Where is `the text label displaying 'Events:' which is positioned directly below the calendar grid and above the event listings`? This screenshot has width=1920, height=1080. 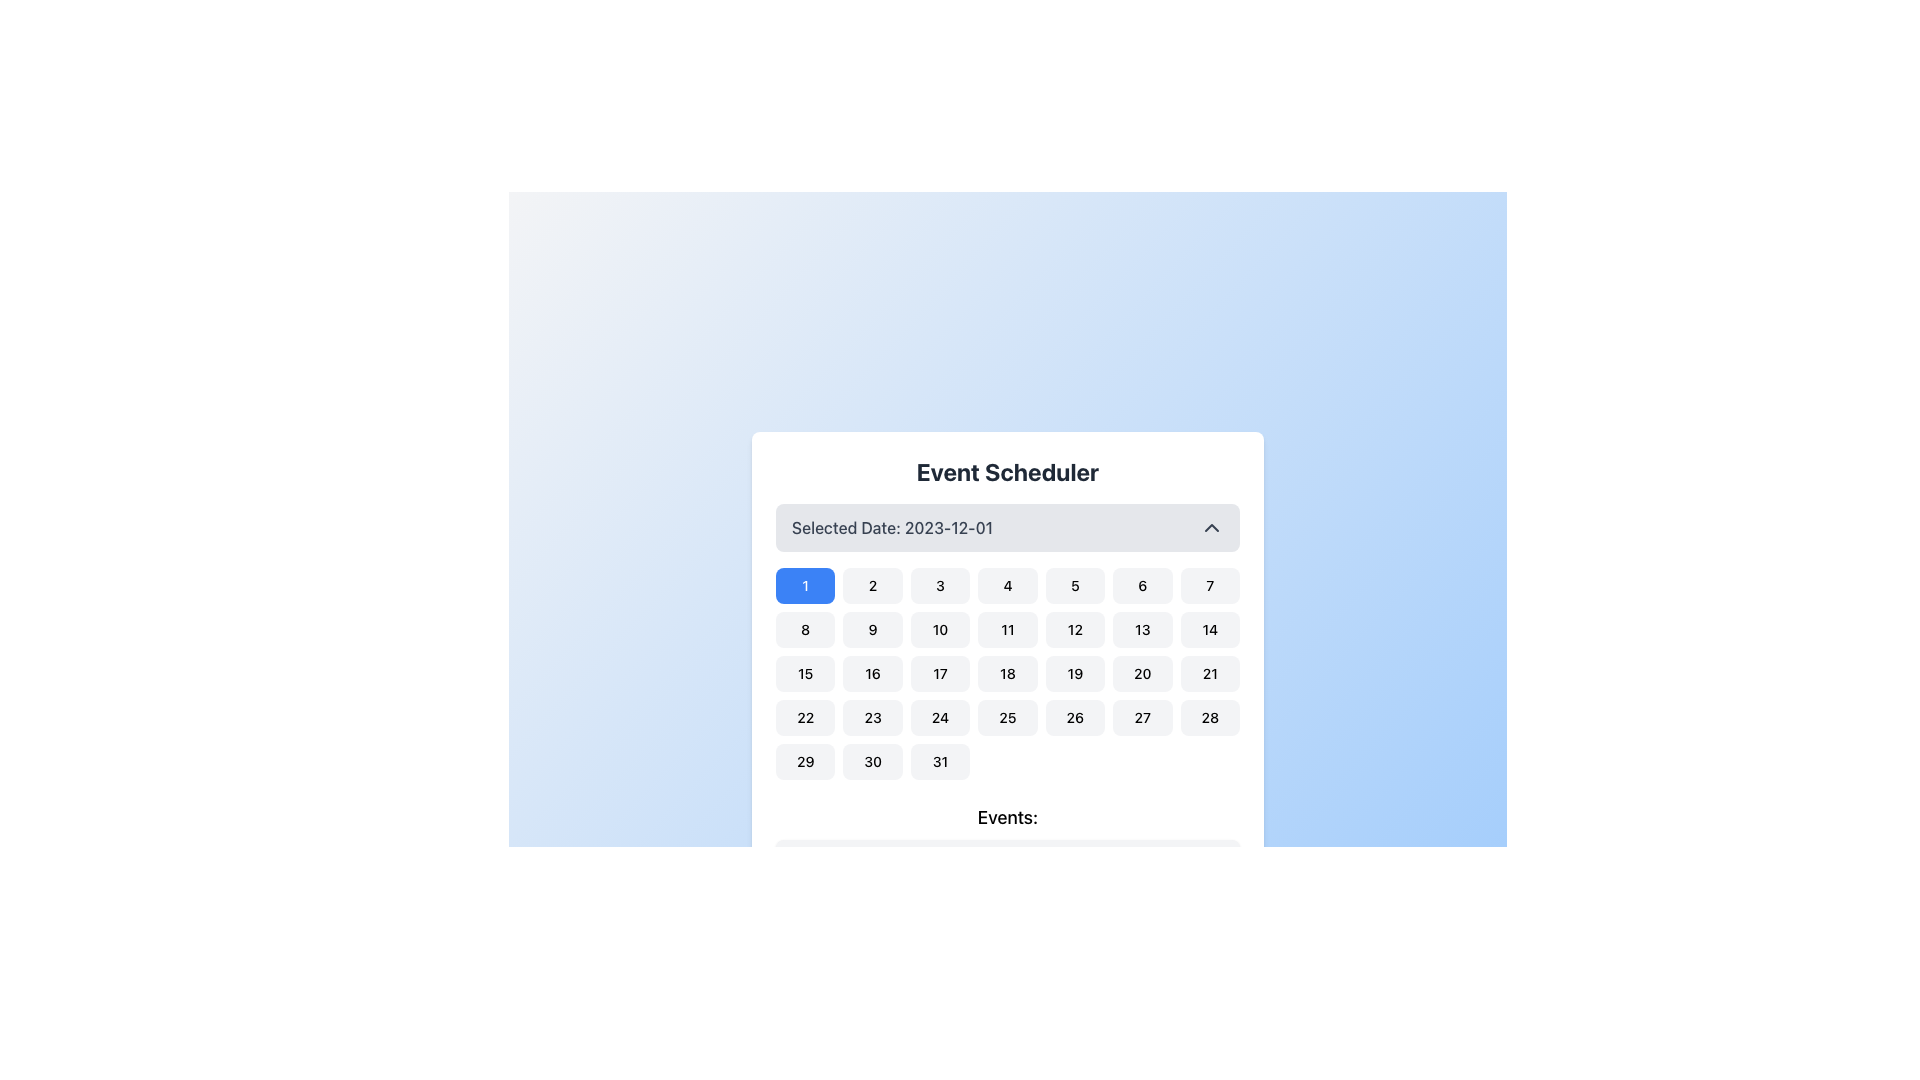
the text label displaying 'Events:' which is positioned directly below the calendar grid and above the event listings is located at coordinates (1008, 821).